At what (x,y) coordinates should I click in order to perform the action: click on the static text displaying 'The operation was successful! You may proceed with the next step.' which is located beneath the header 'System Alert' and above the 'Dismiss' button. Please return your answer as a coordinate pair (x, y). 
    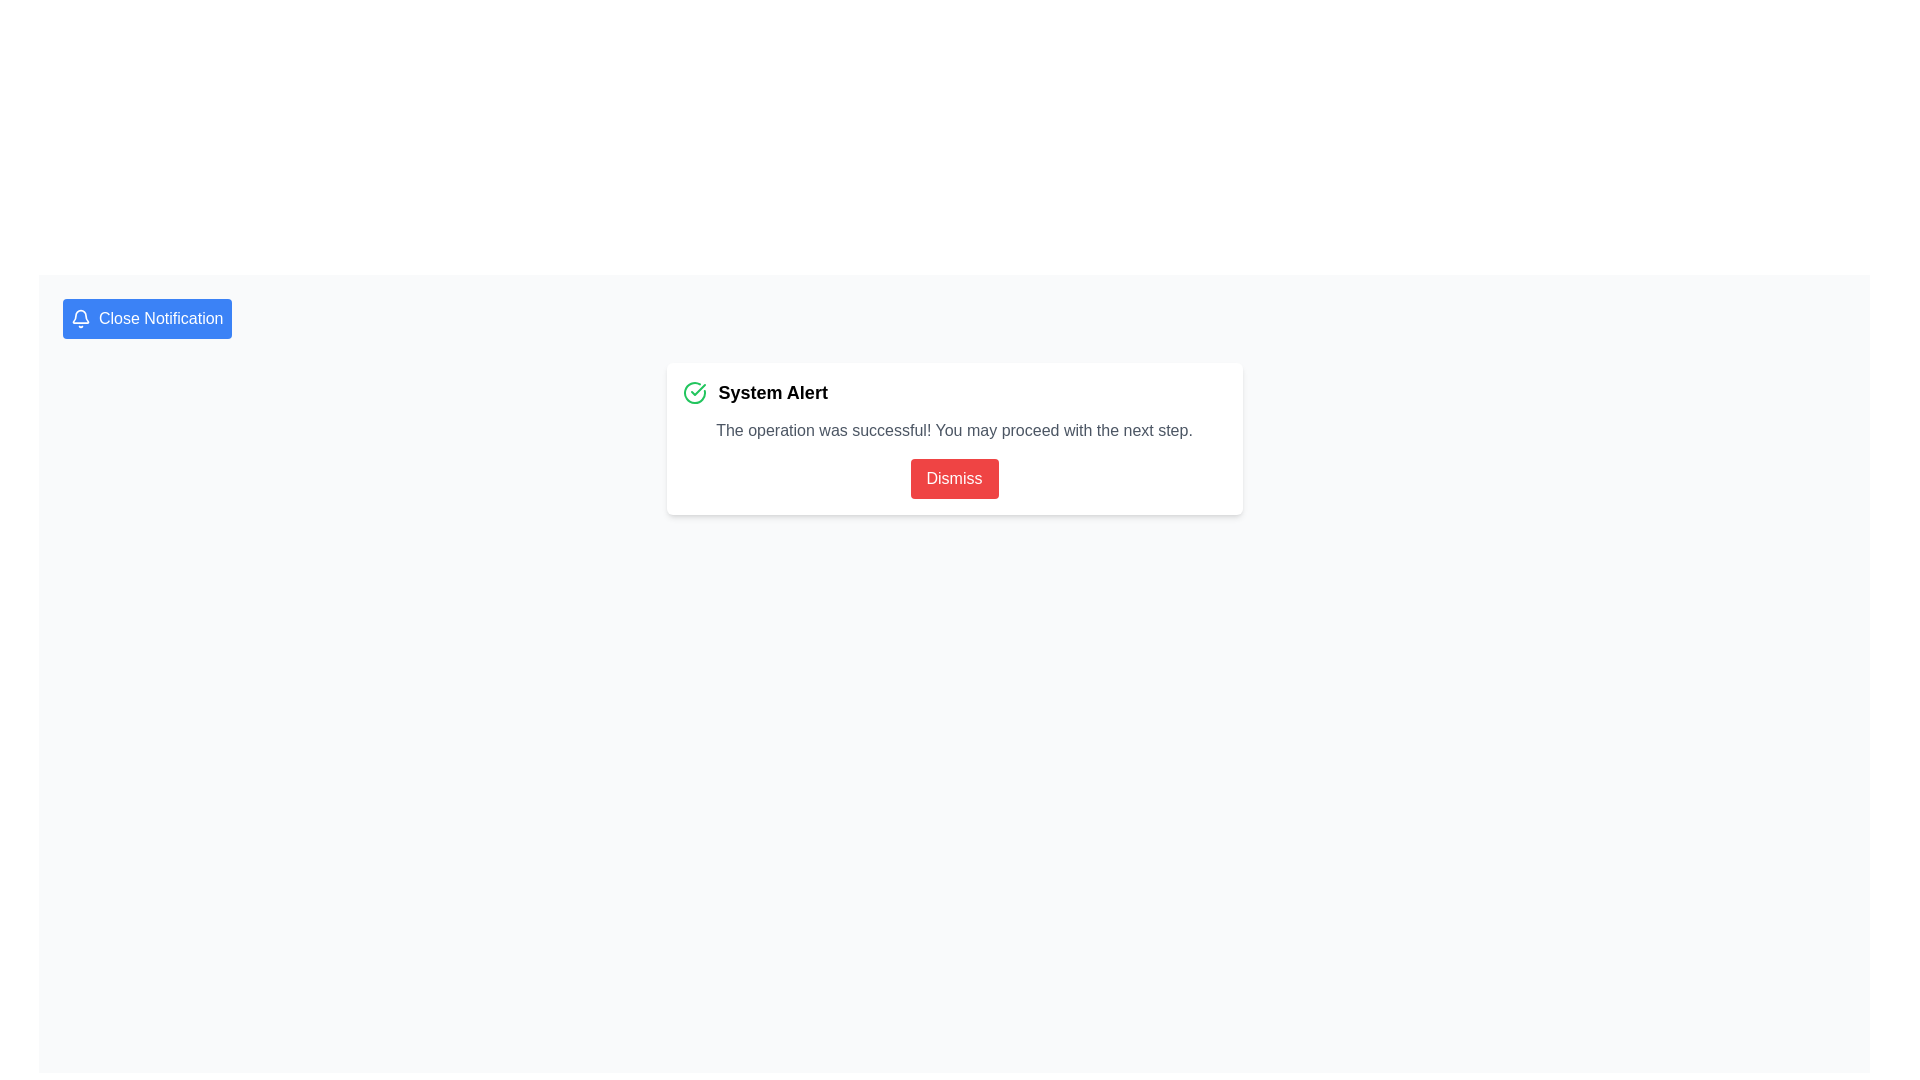
    Looking at the image, I should click on (953, 430).